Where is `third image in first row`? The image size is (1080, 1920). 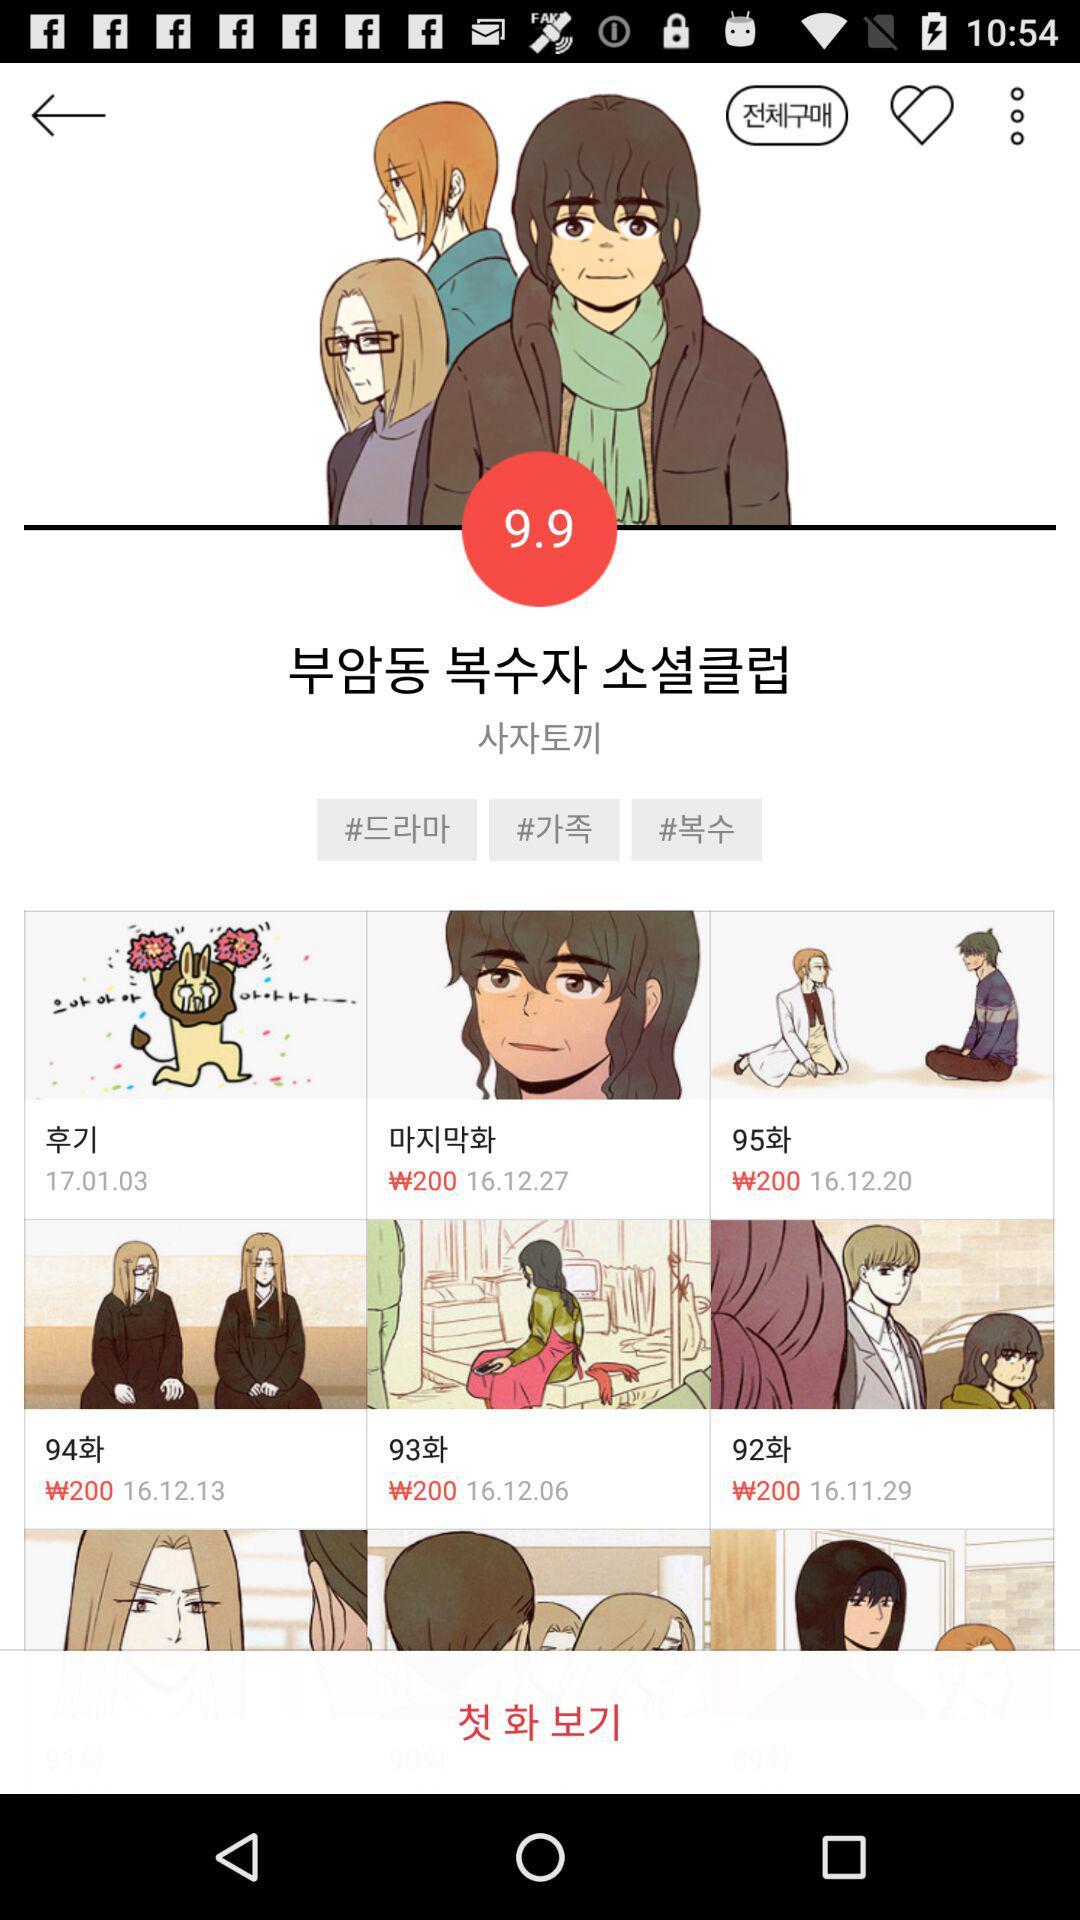
third image in first row is located at coordinates (882, 1005).